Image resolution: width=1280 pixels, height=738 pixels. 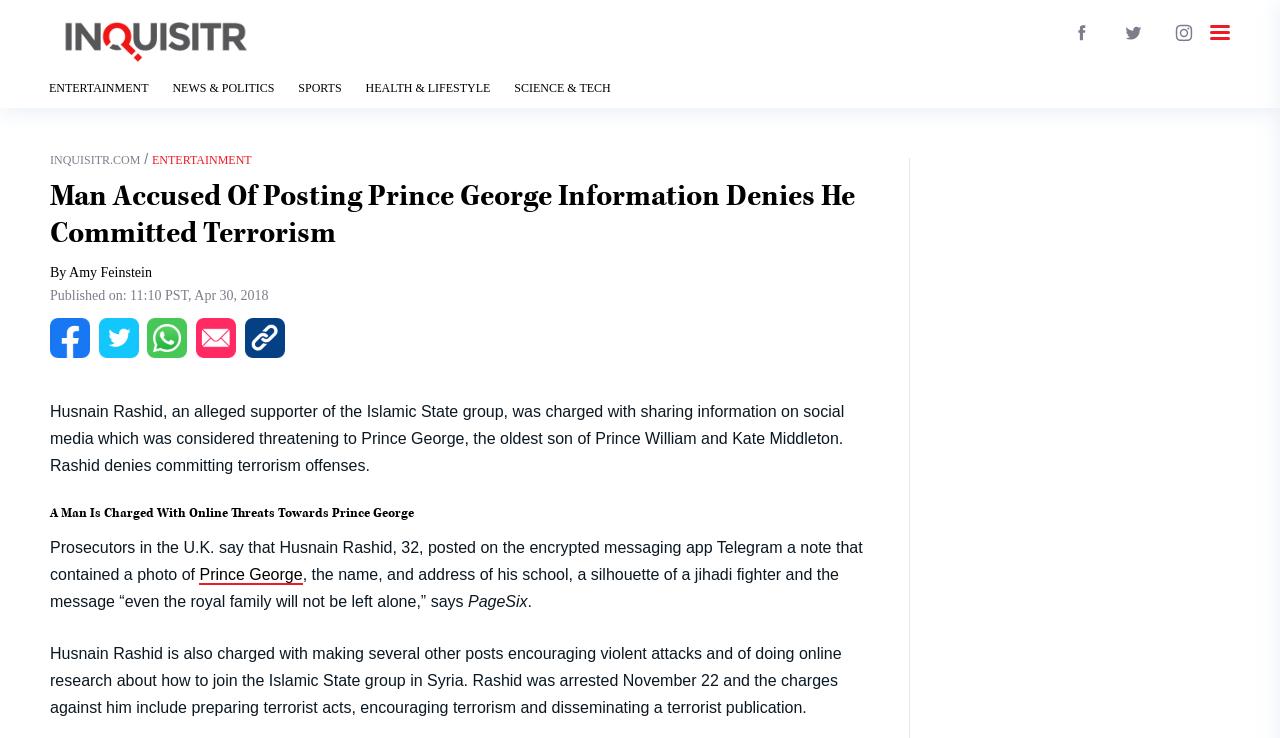 I want to click on 'PageSix', so click(x=497, y=599).